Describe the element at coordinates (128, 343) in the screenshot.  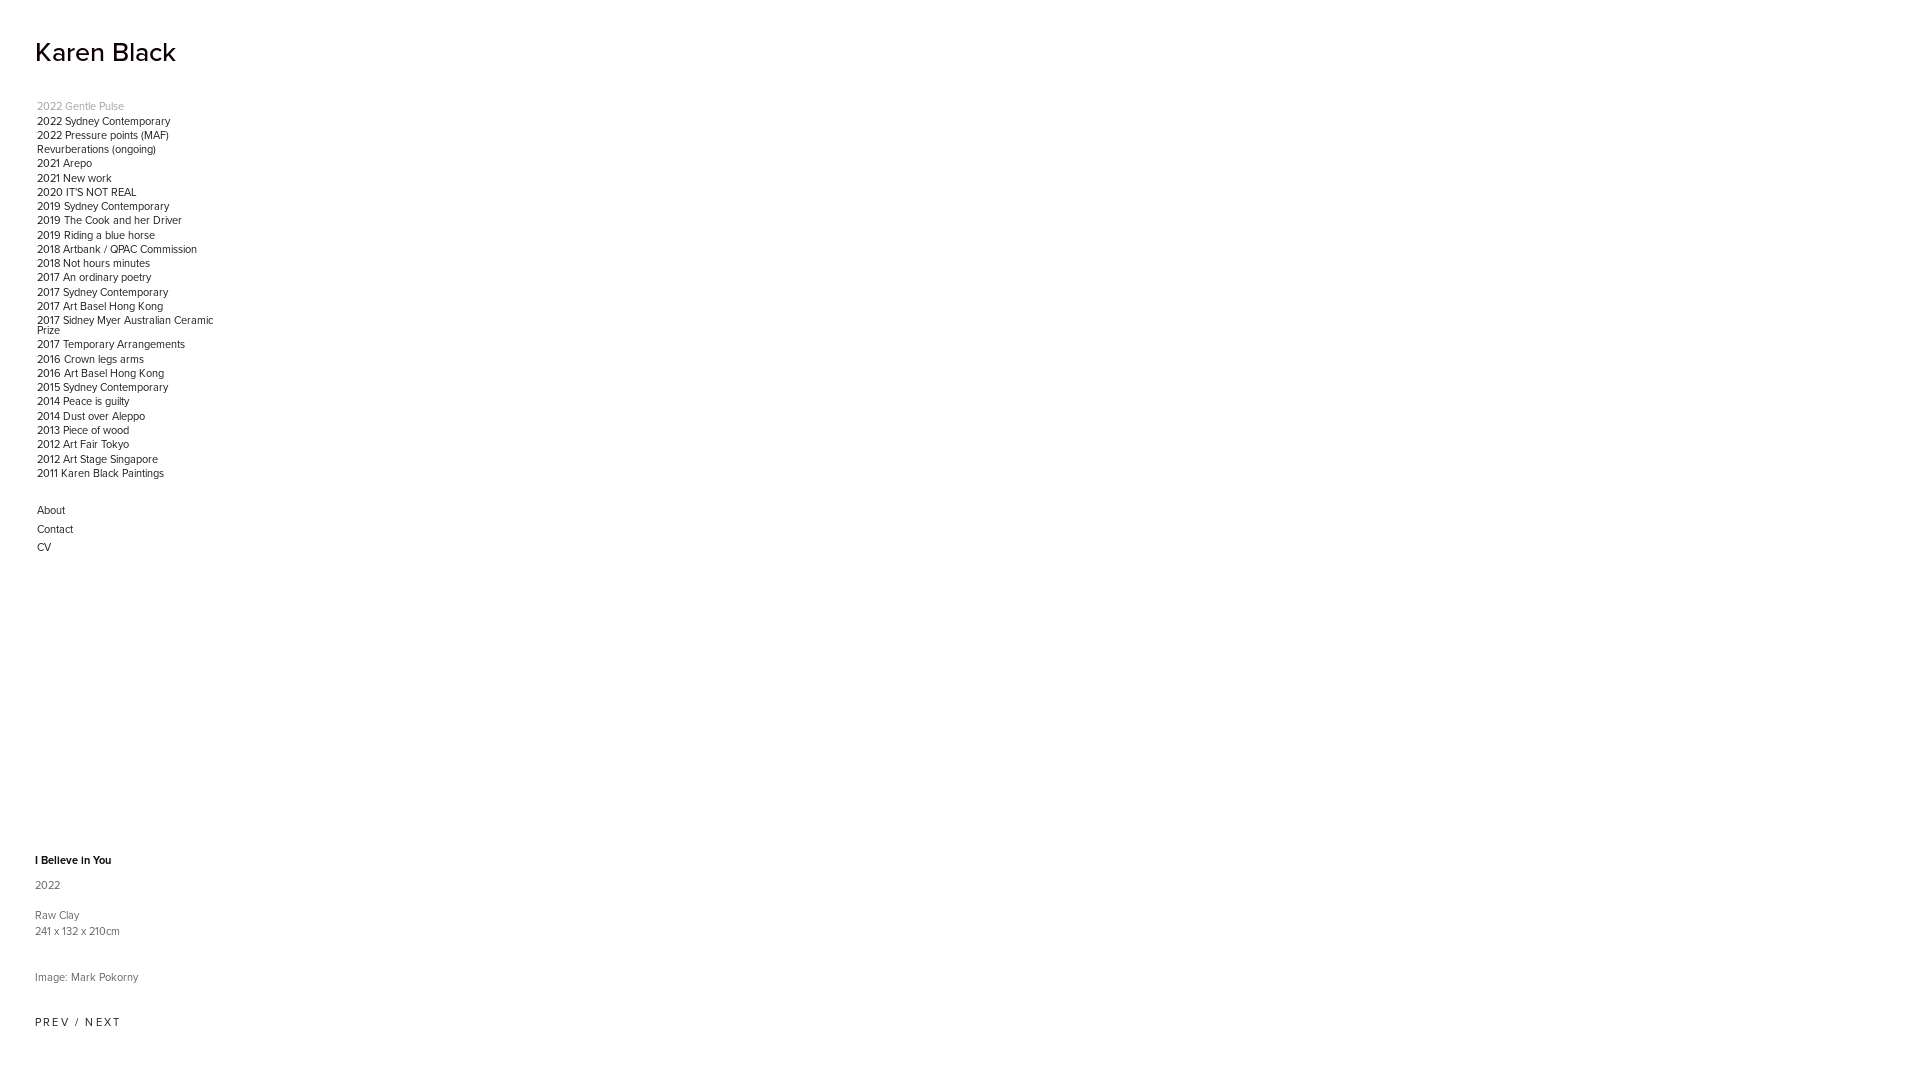
I see `'2017 Temporary Arrangements'` at that location.